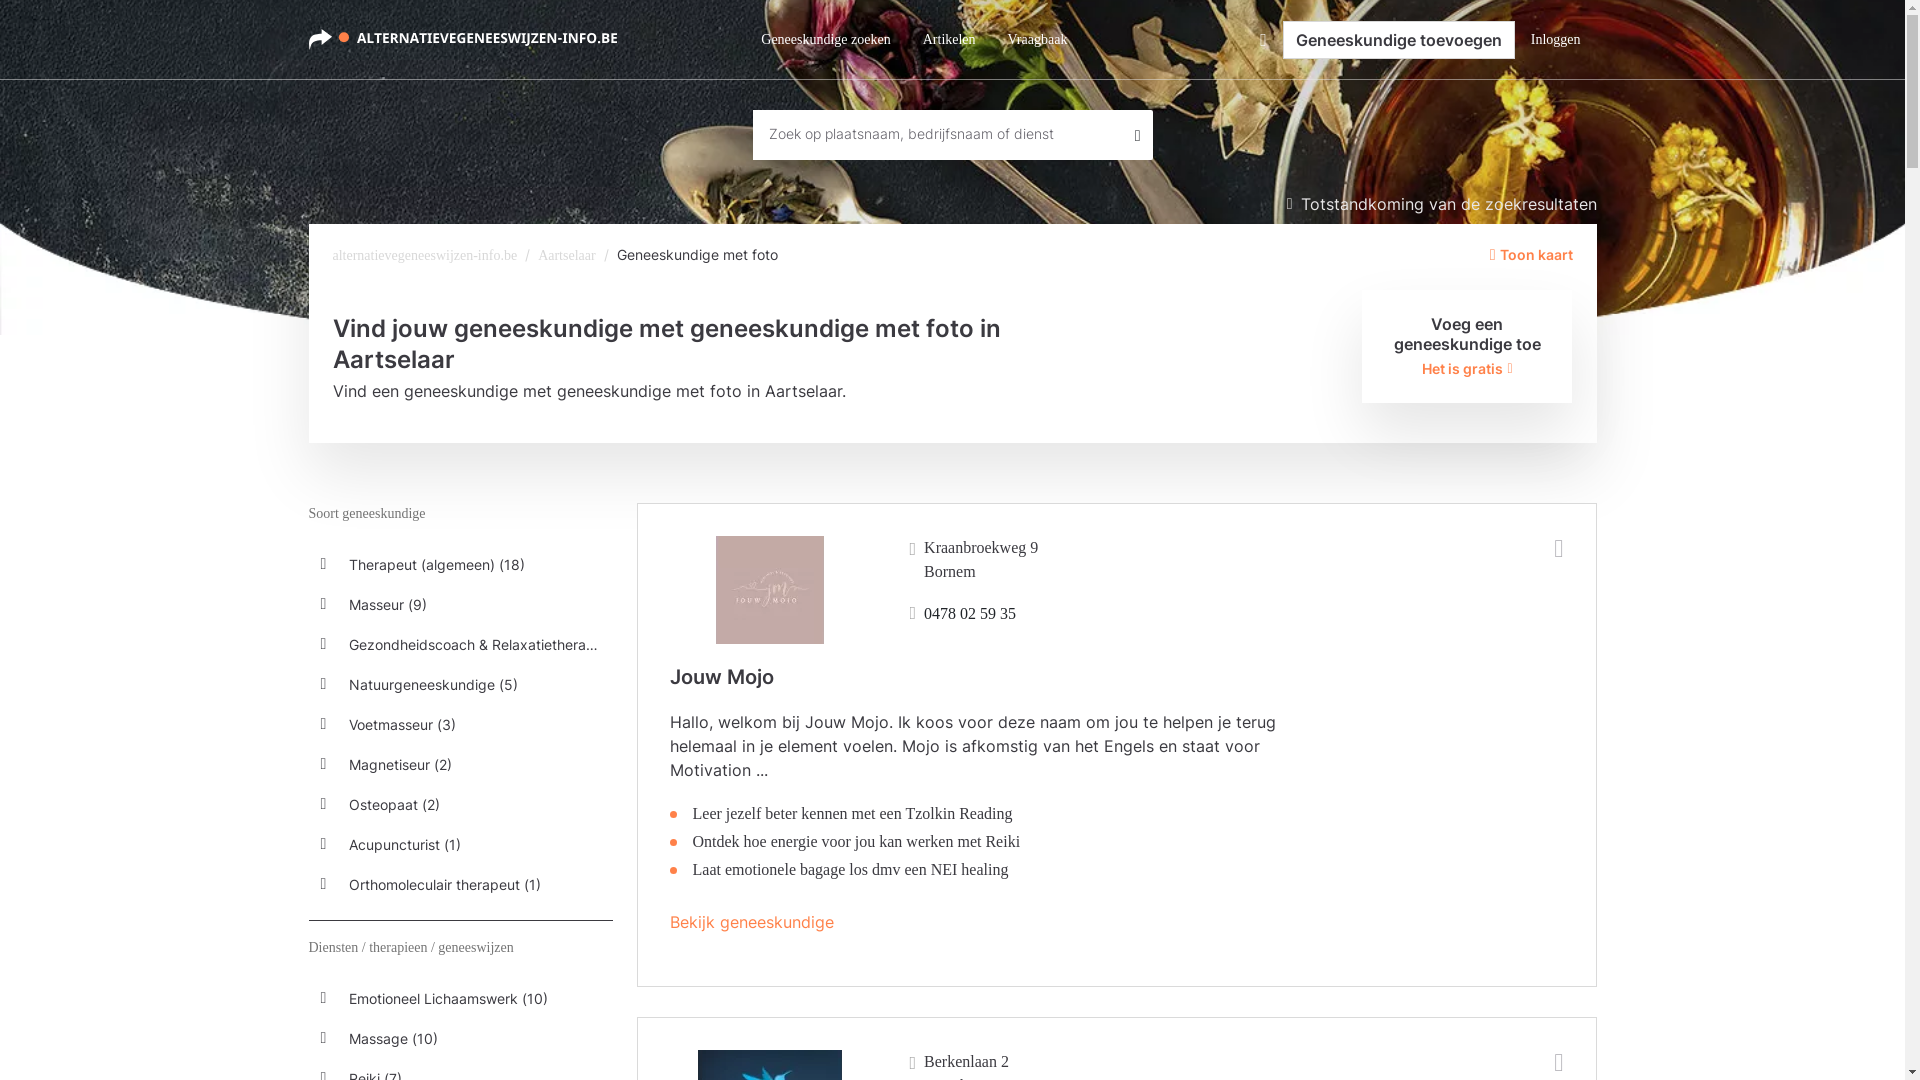 This screenshot has width=1920, height=1080. What do you see at coordinates (751, 921) in the screenshot?
I see `'Bekijk geneeskundige'` at bounding box center [751, 921].